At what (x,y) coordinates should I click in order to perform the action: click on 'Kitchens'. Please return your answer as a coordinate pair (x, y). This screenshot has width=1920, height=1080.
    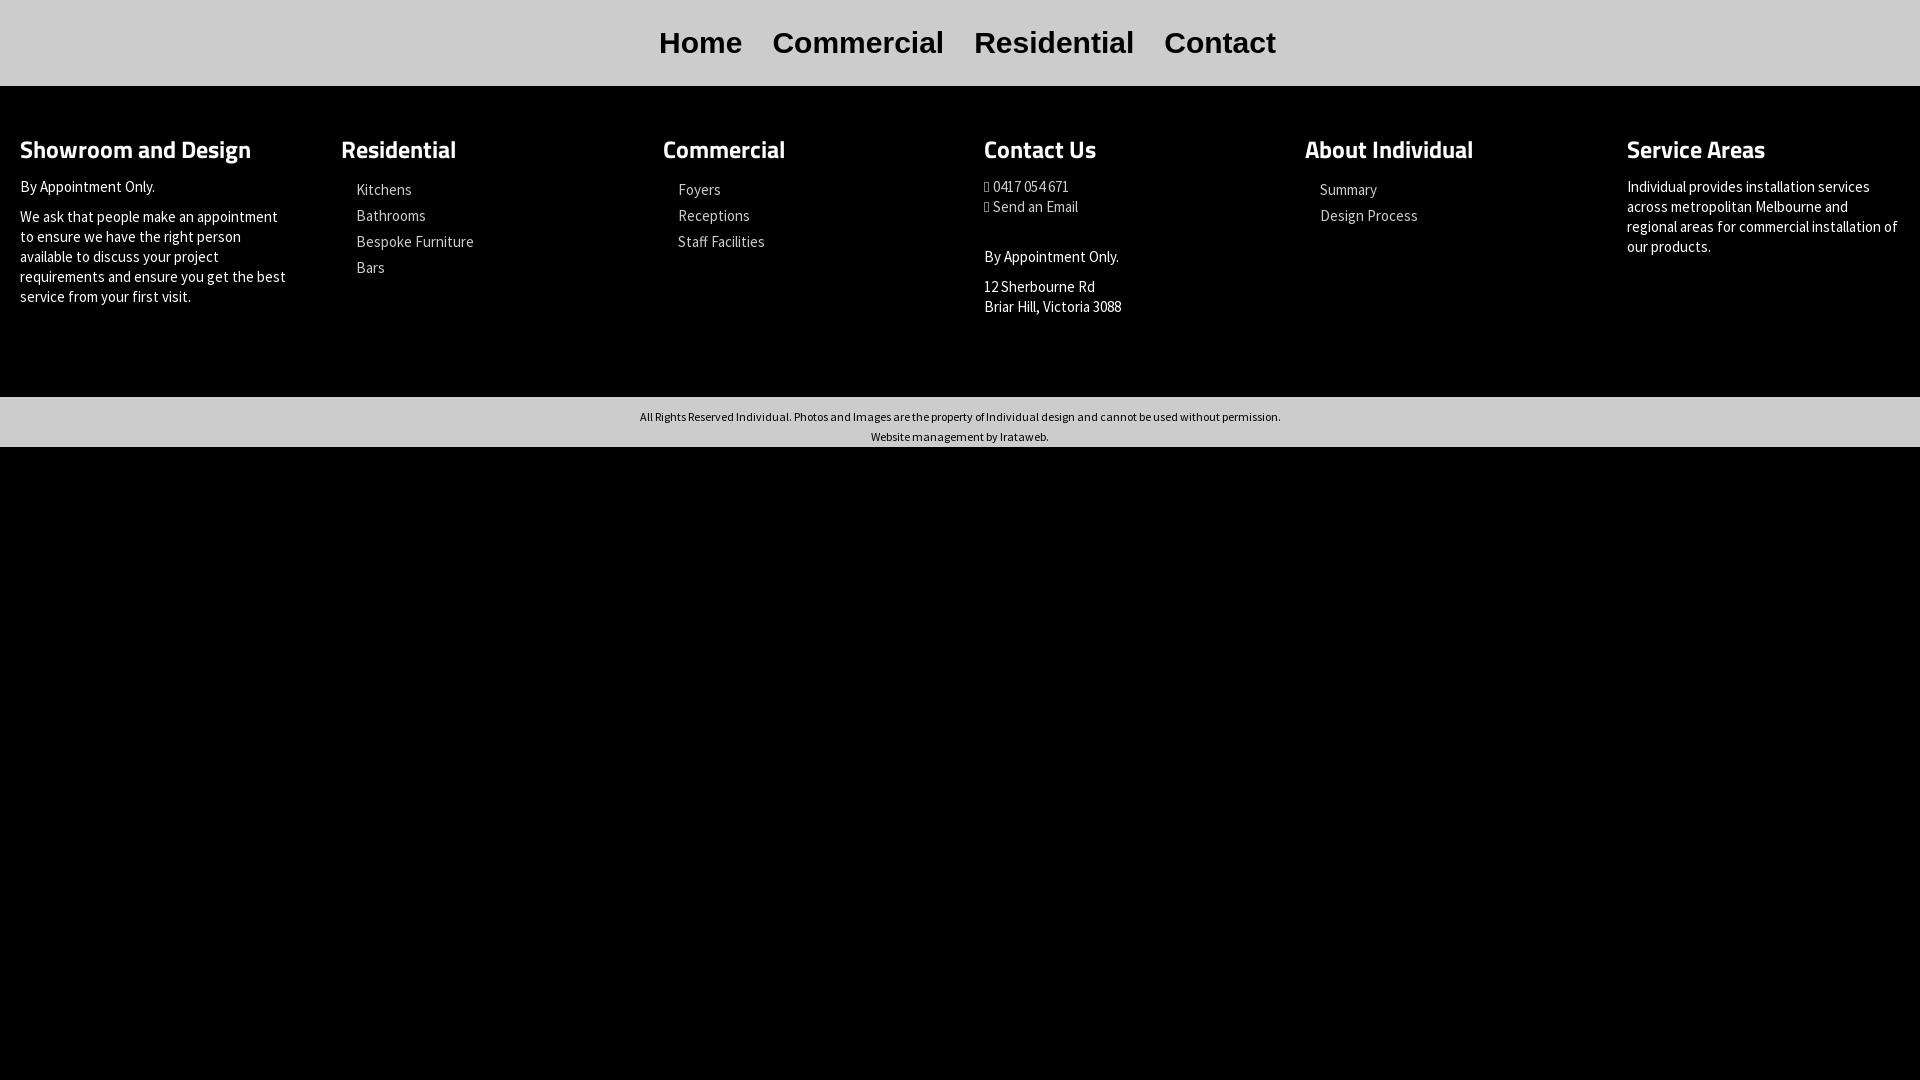
    Looking at the image, I should click on (476, 189).